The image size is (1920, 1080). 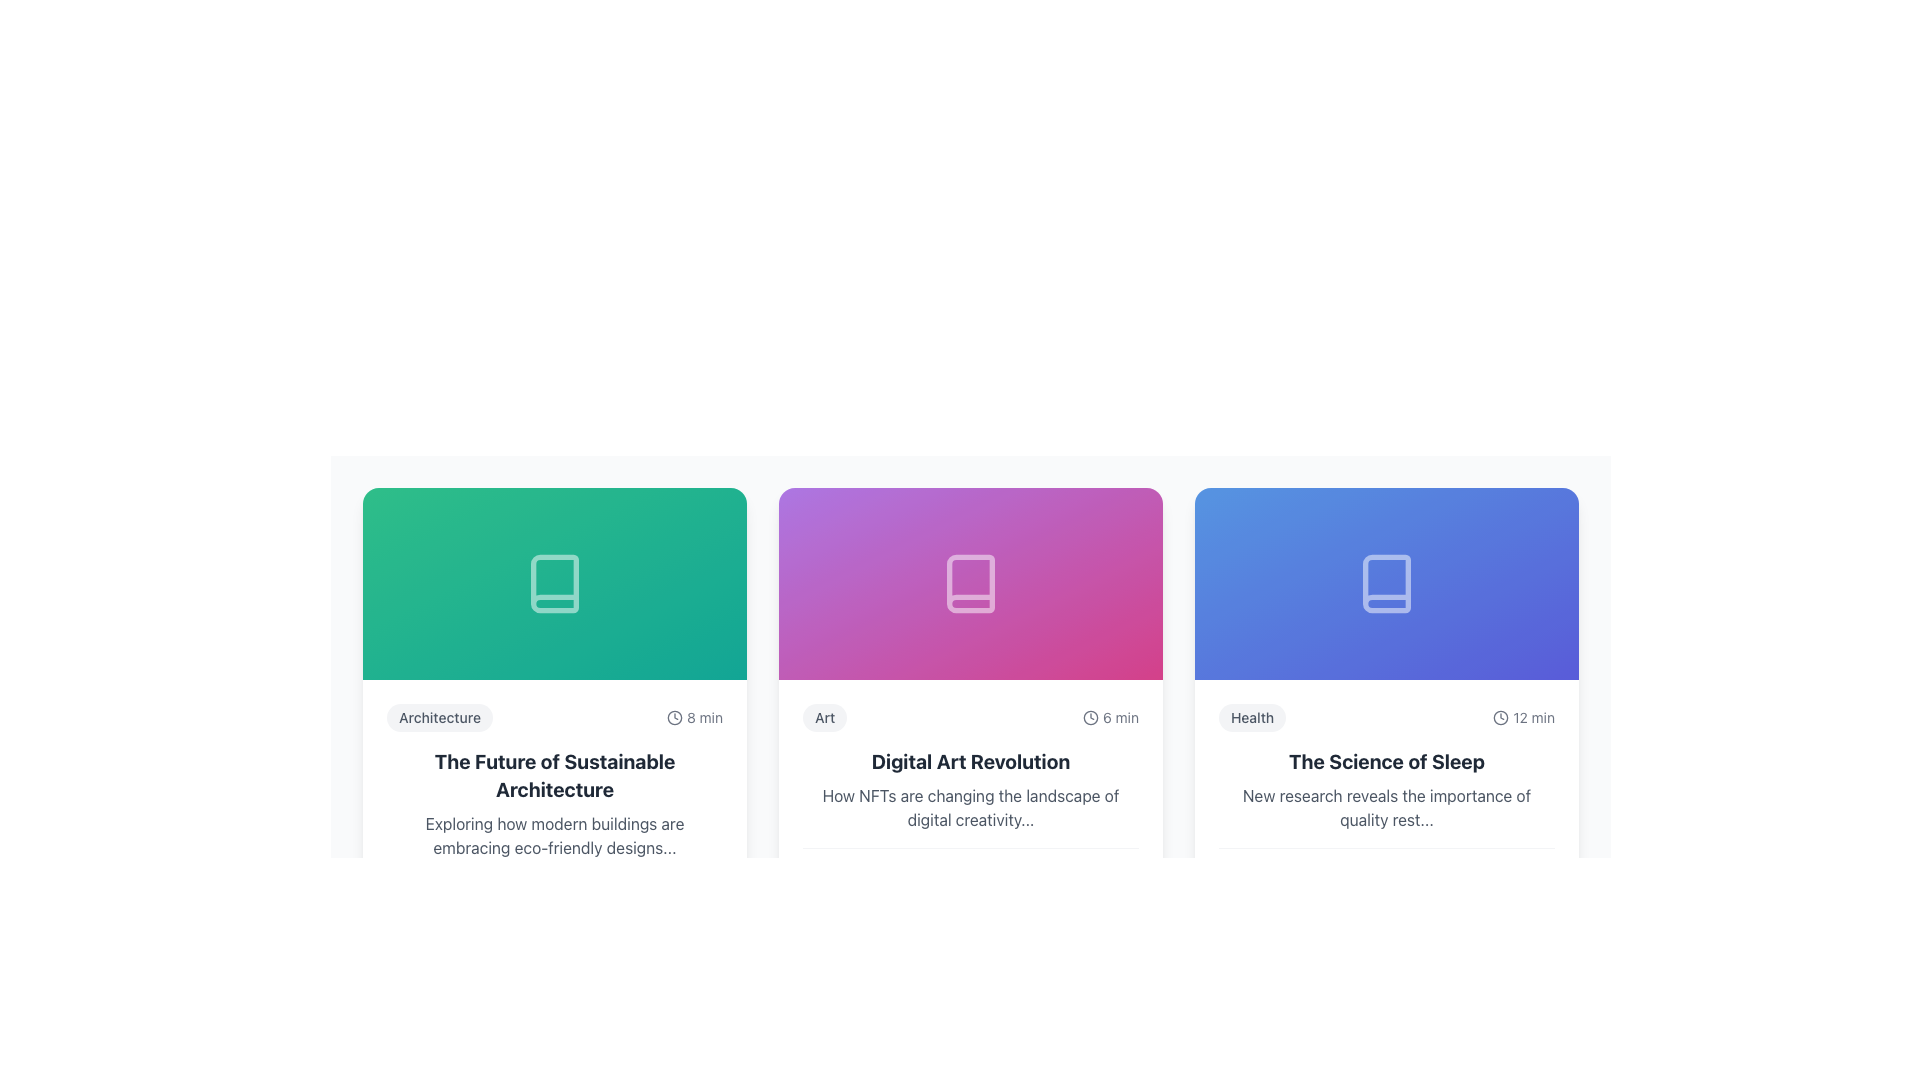 I want to click on the decorative icon located centrally within the first card of a horizontally aligned row, slightly above the text elements in the top half of the card's green section, so click(x=555, y=583).